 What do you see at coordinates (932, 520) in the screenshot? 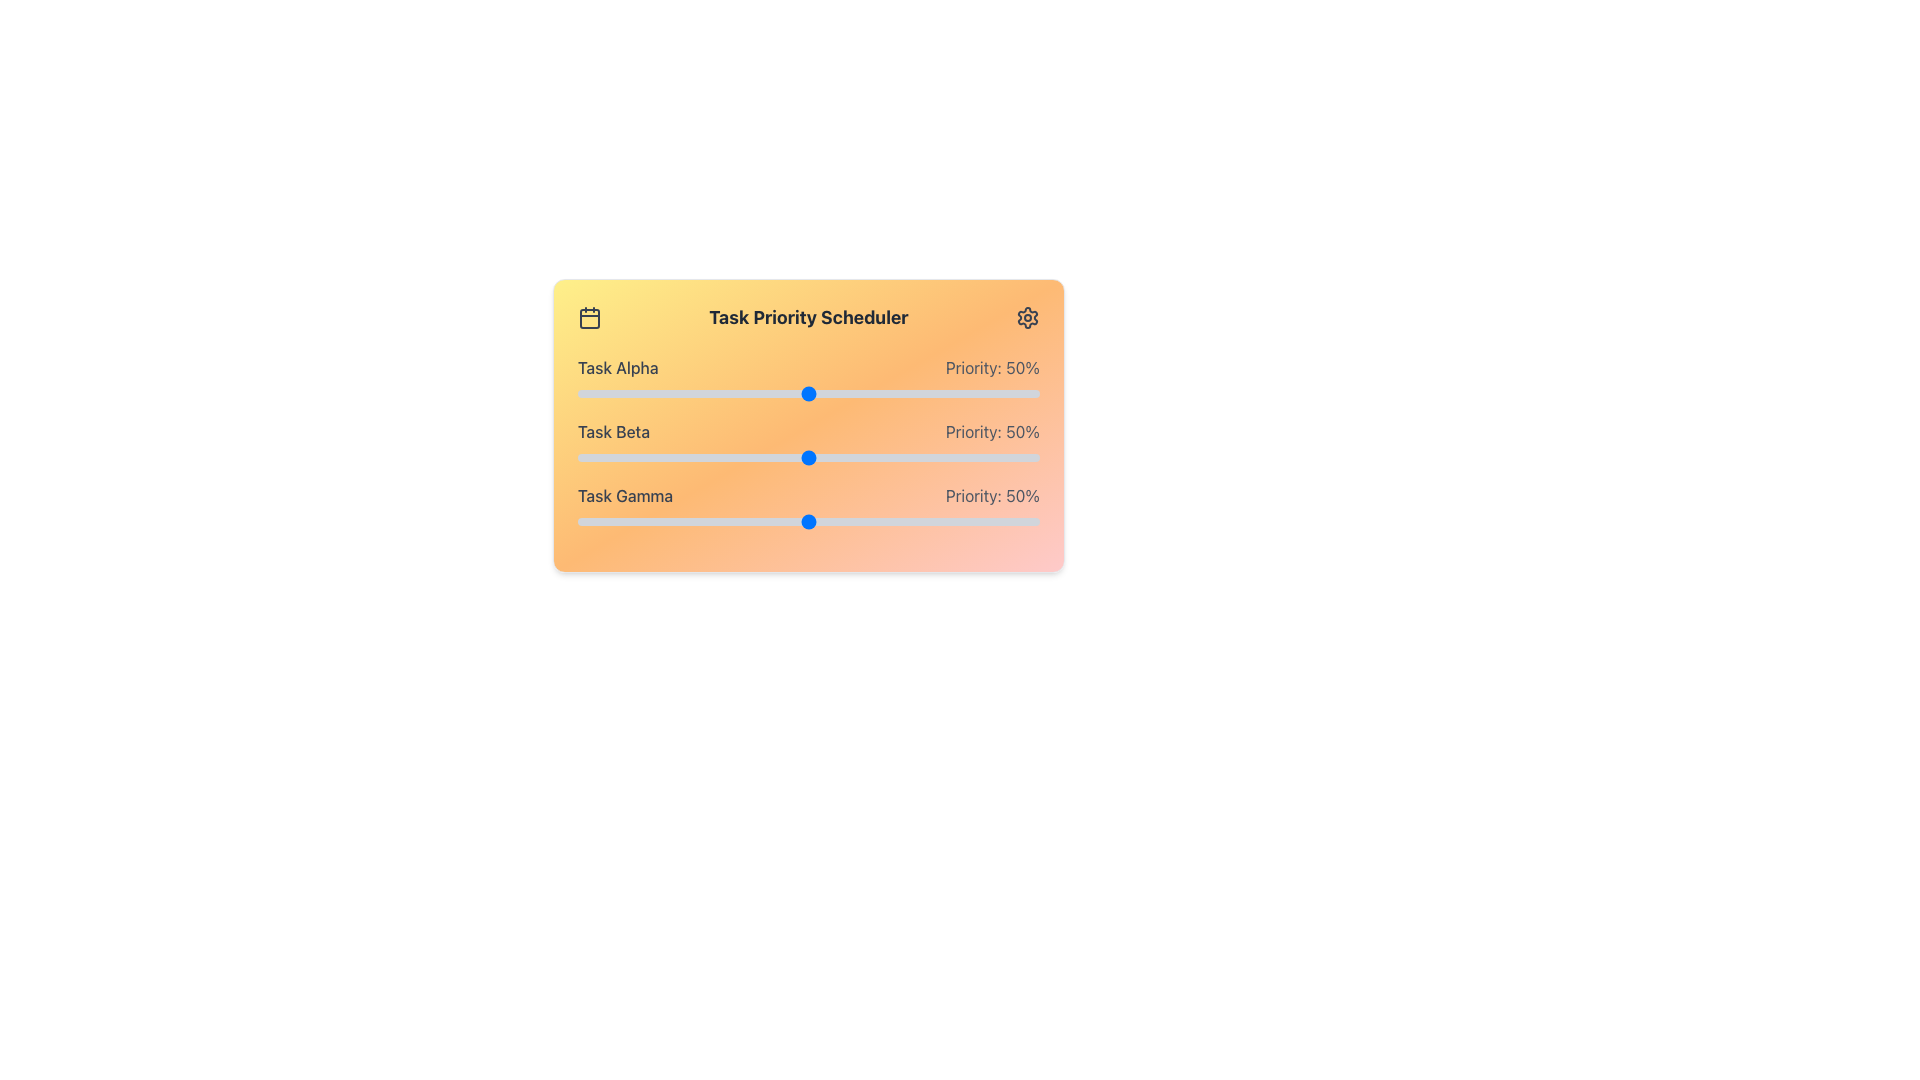
I see `task priority` at bounding box center [932, 520].